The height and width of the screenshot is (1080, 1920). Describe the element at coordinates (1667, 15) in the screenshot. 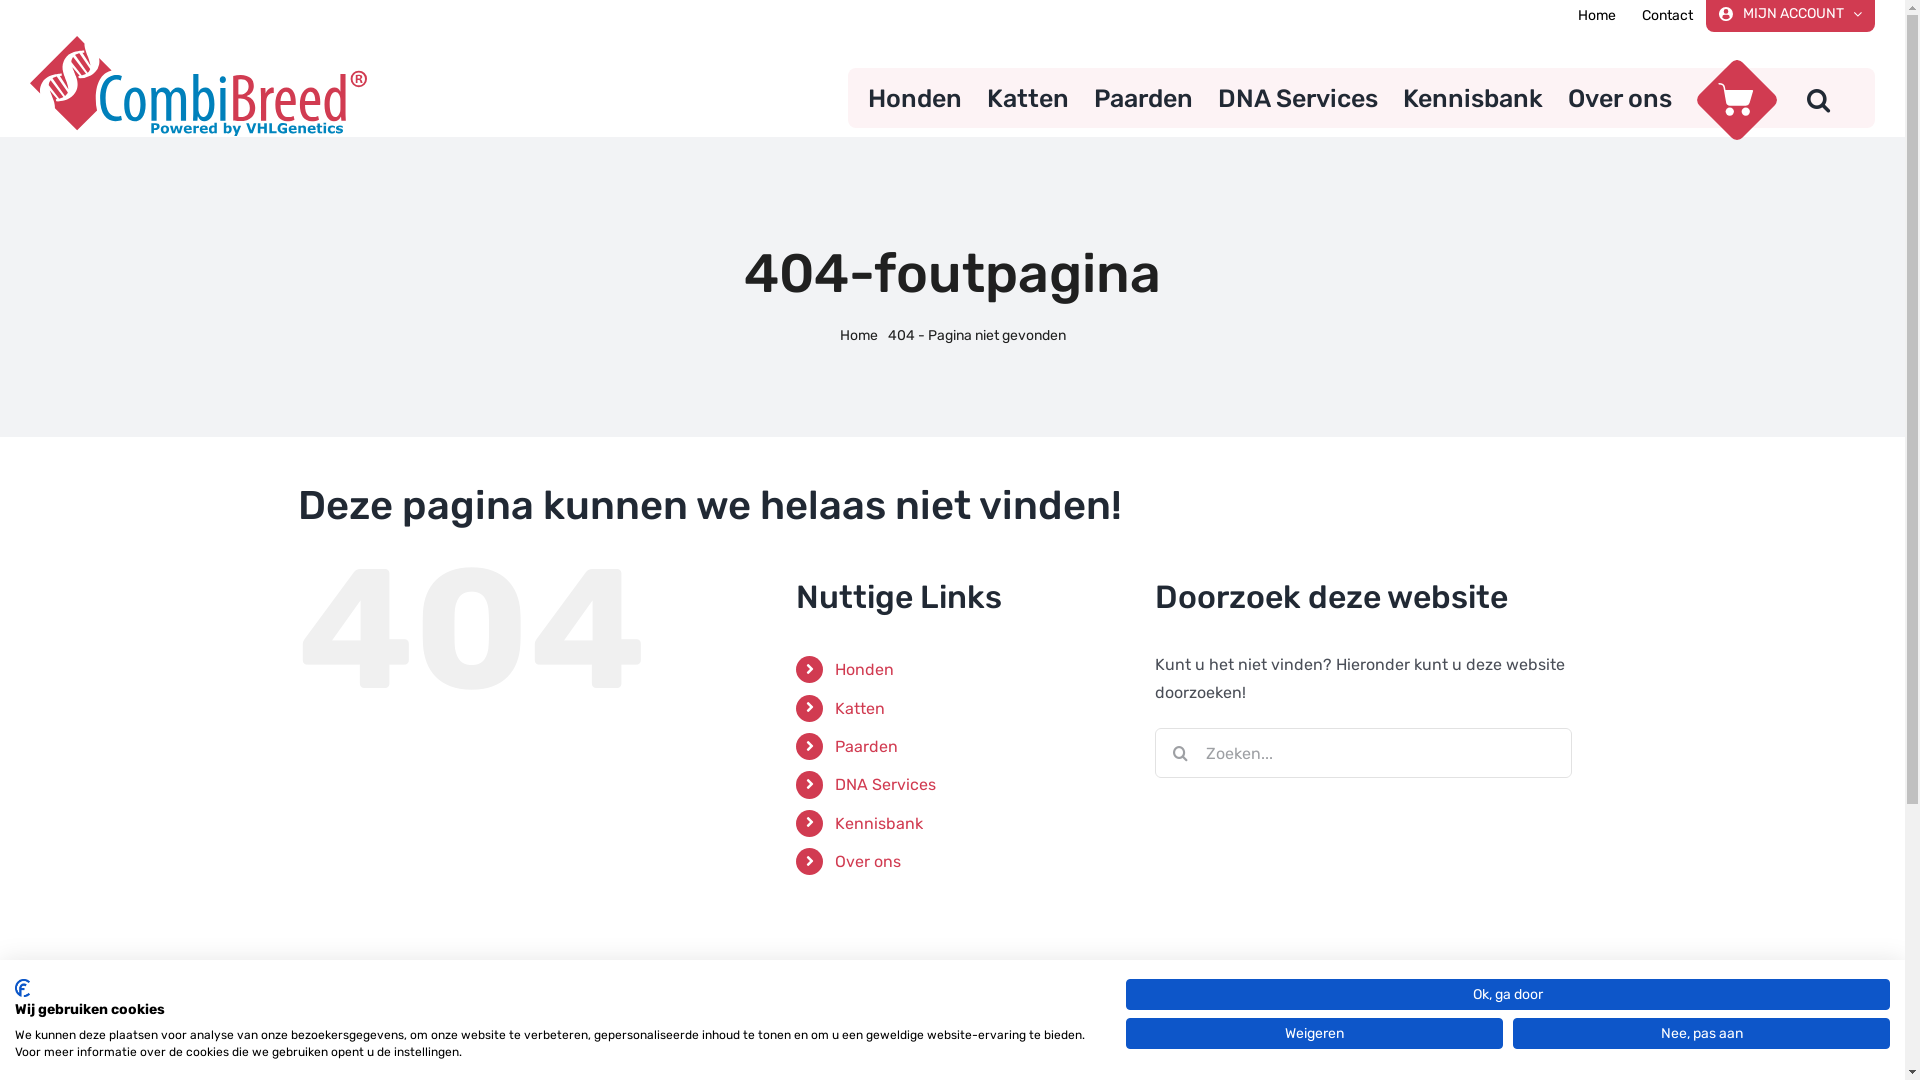

I see `'Contact'` at that location.